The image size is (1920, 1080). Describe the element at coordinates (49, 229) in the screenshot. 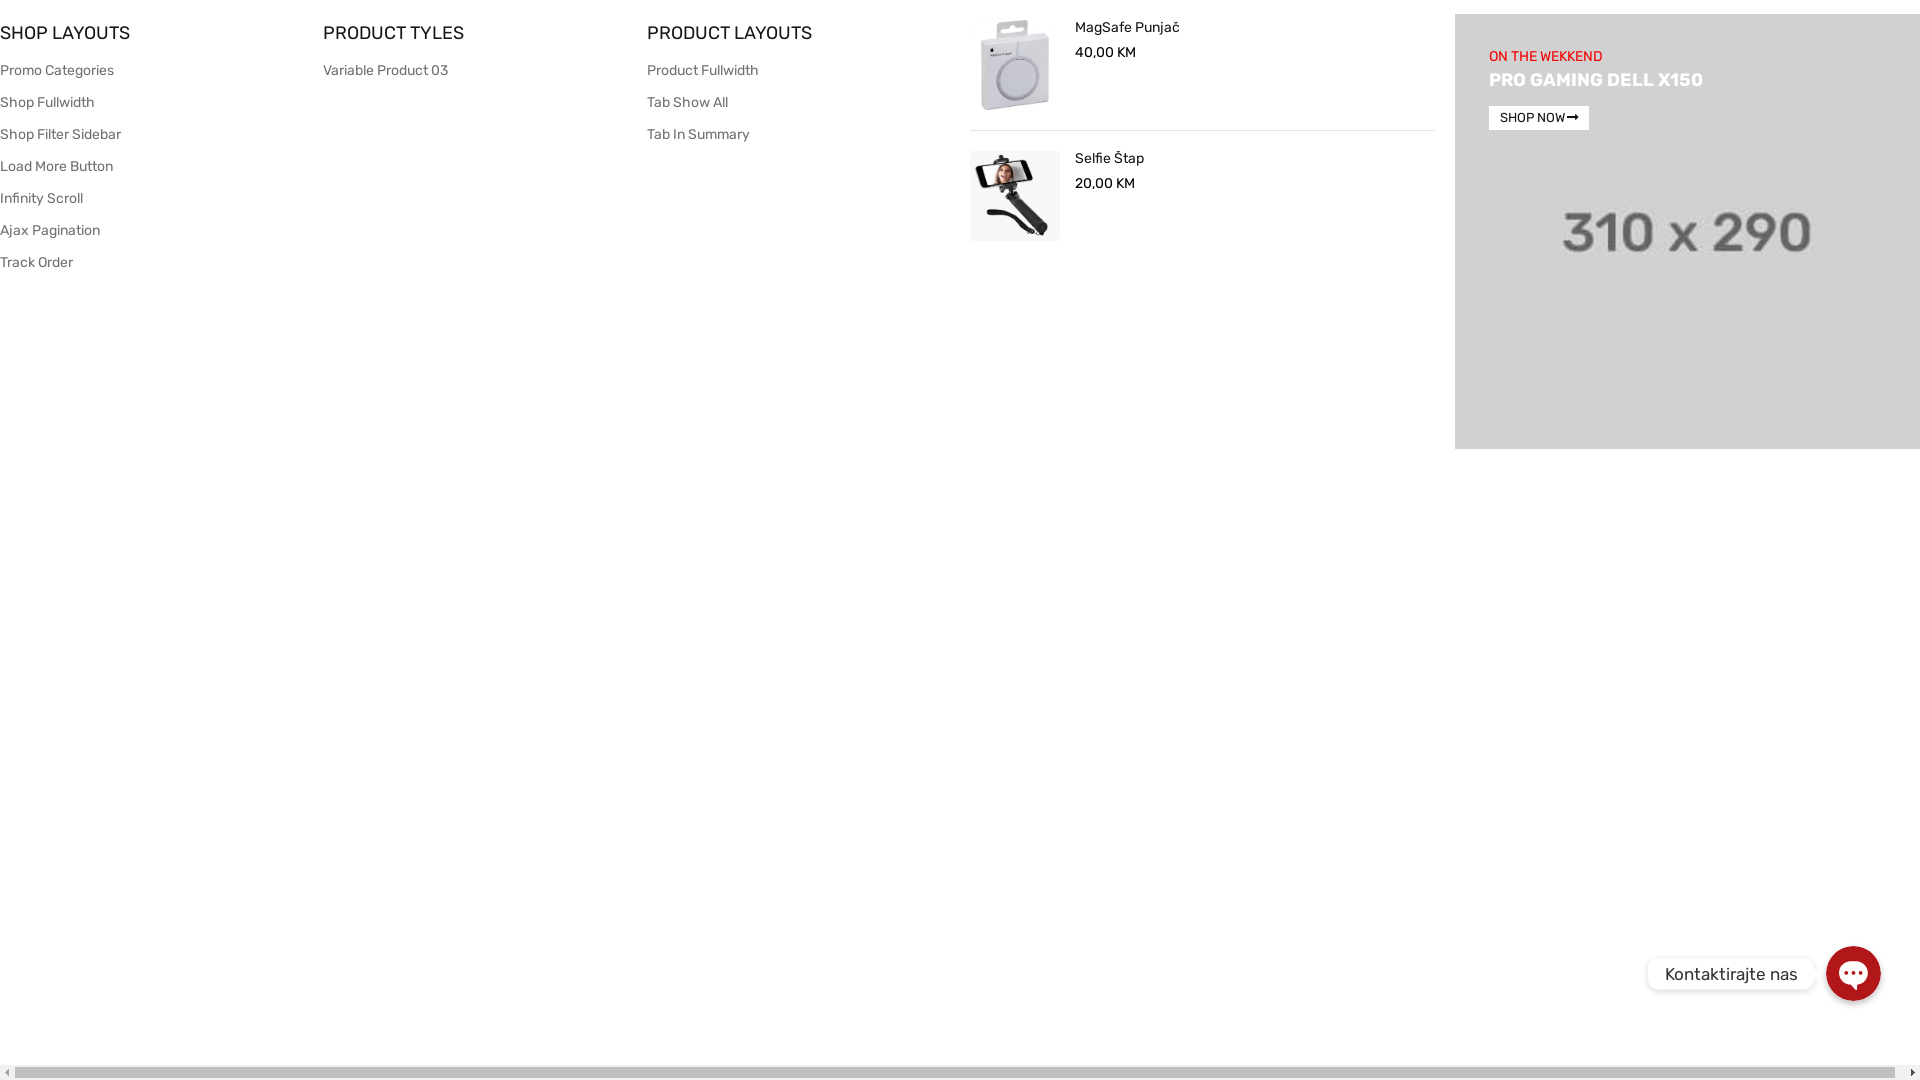

I see `'Ajax Pagination'` at that location.